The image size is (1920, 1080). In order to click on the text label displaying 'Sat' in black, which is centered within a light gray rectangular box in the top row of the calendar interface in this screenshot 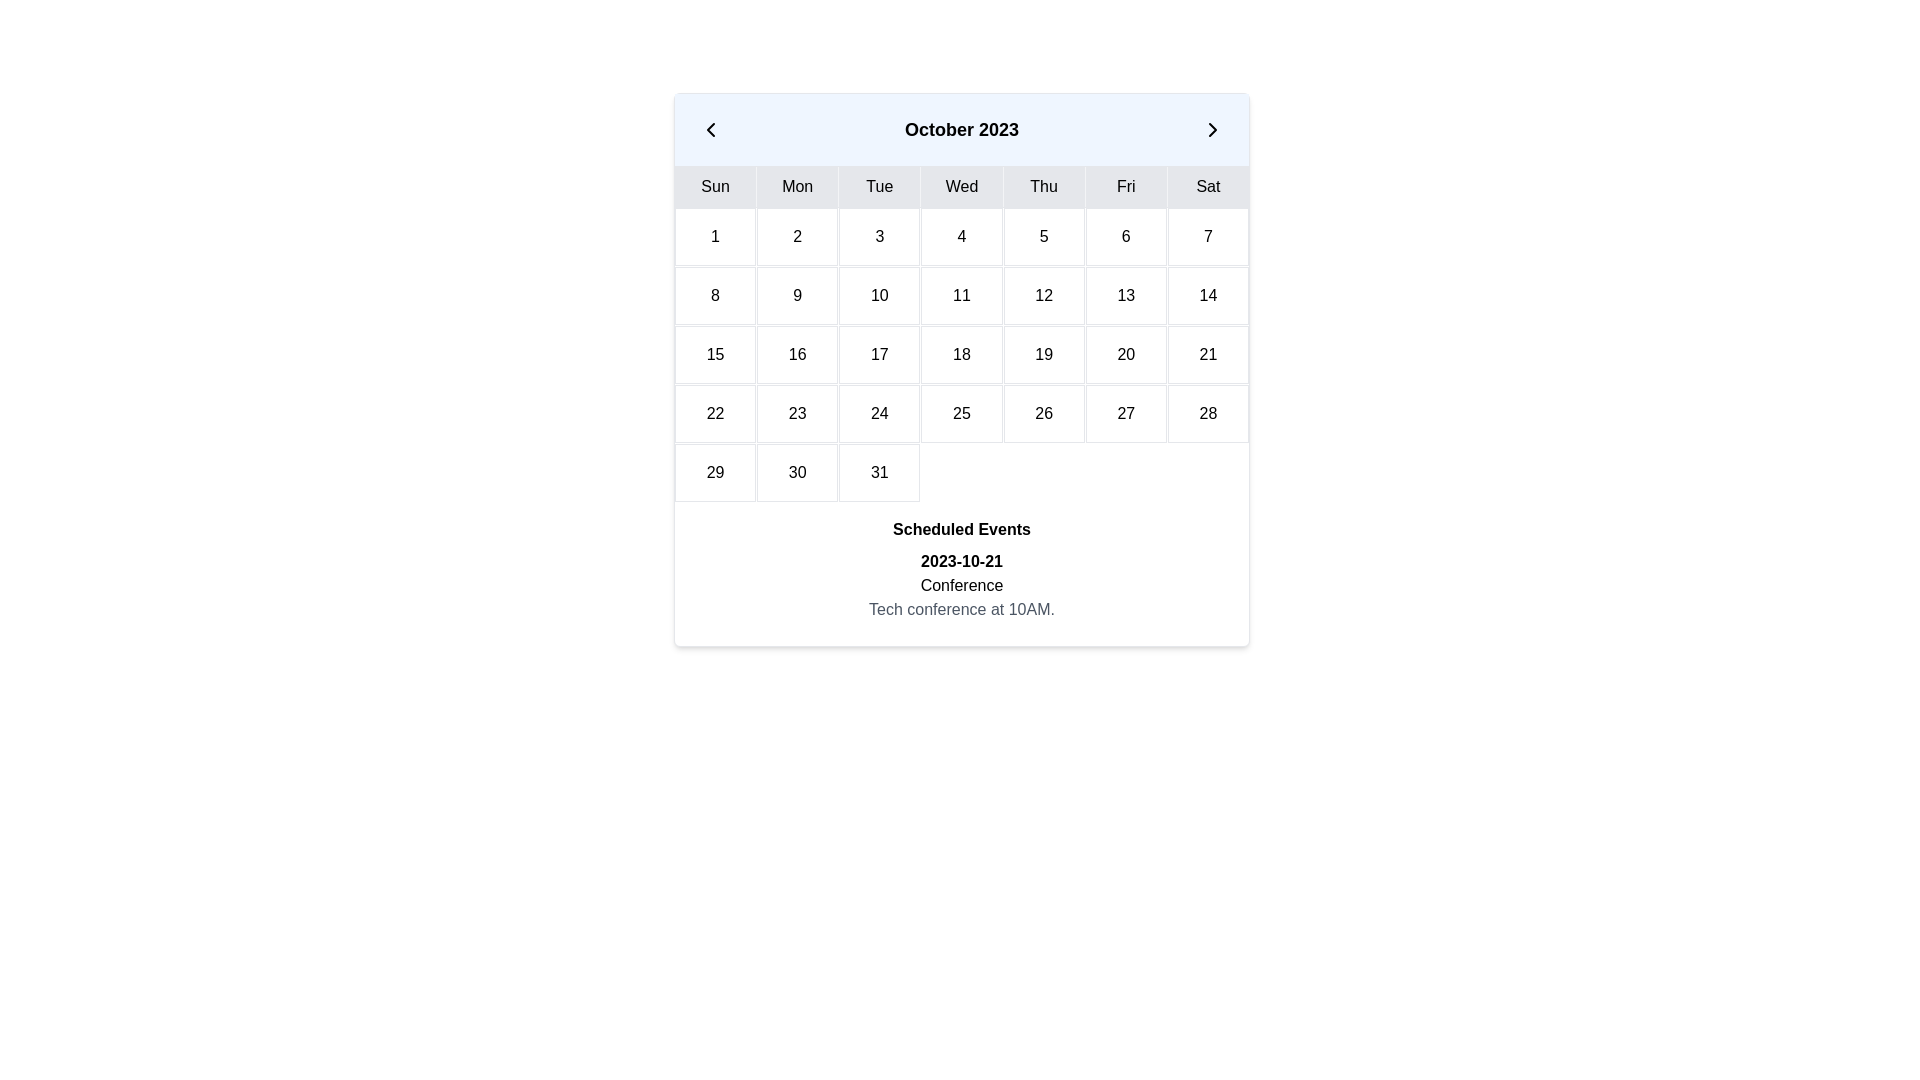, I will do `click(1207, 186)`.